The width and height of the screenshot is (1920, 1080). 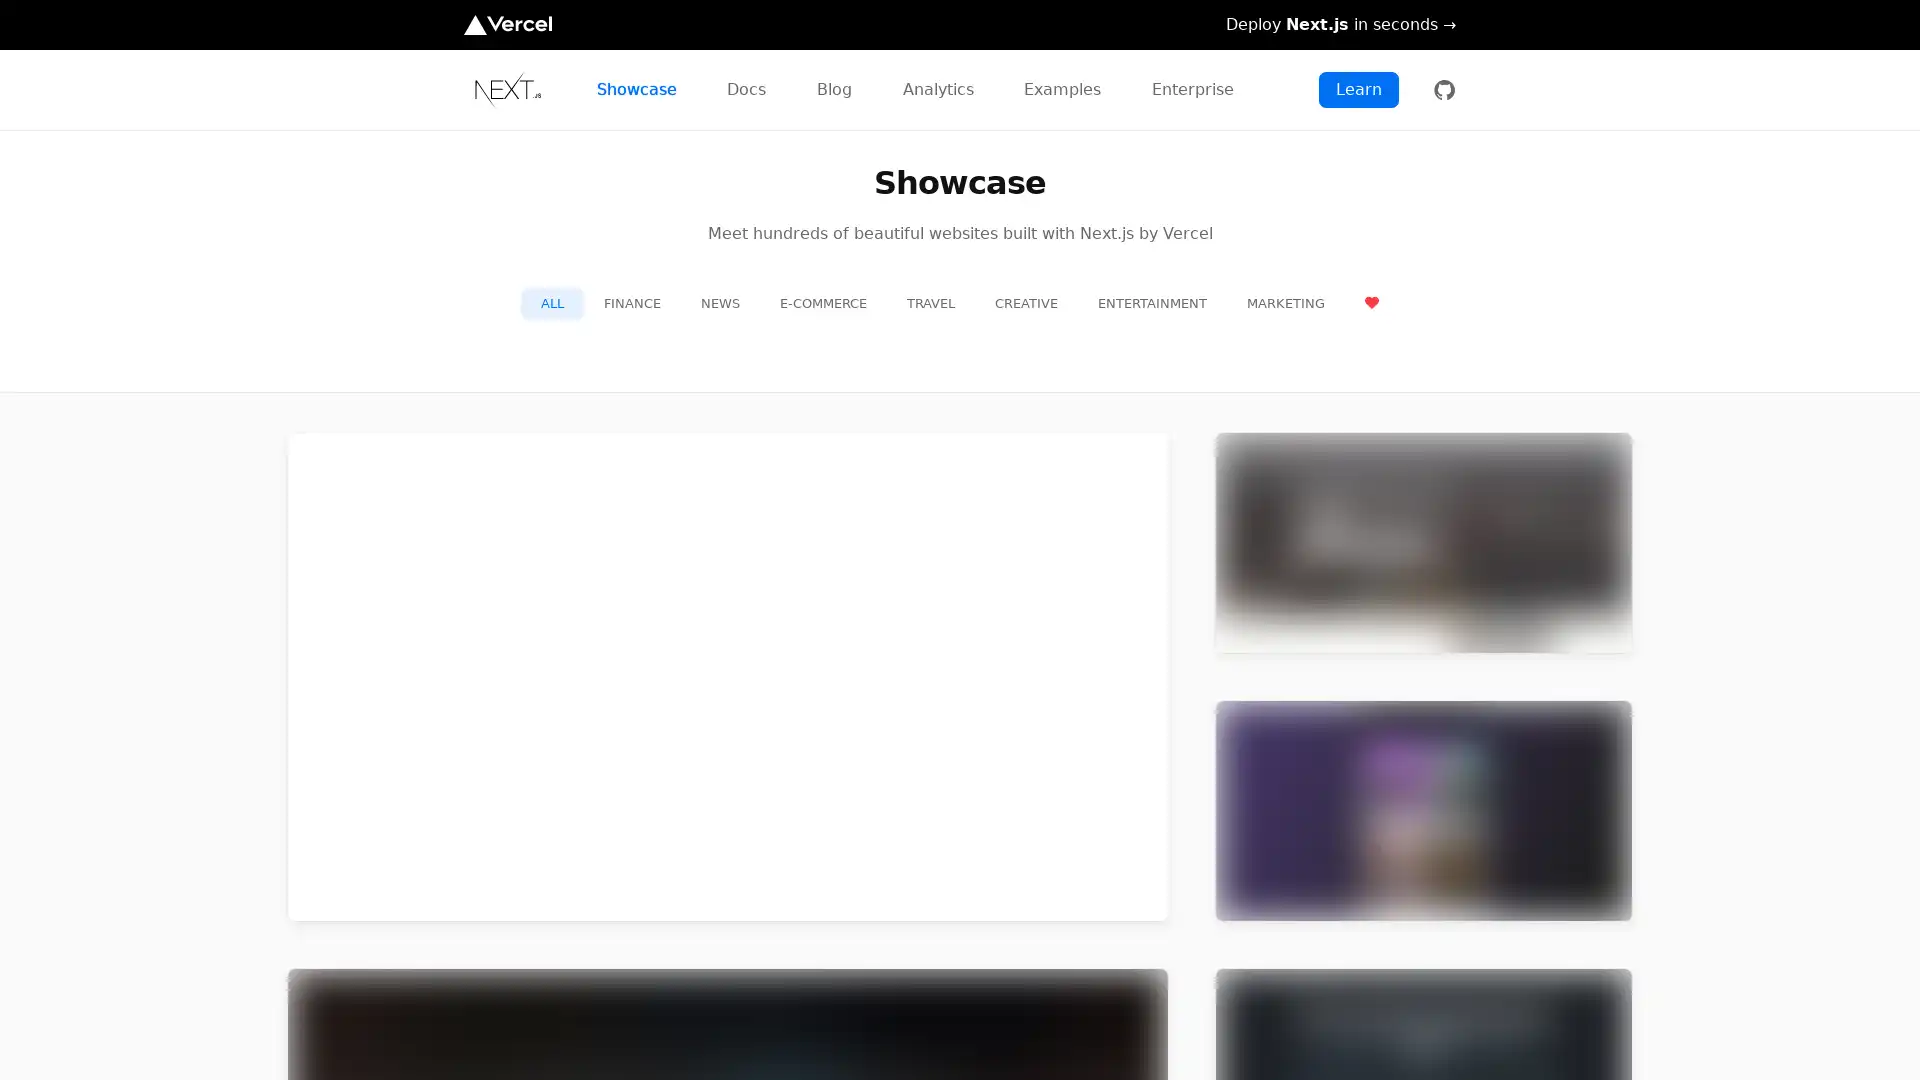 I want to click on ALL, so click(x=552, y=303).